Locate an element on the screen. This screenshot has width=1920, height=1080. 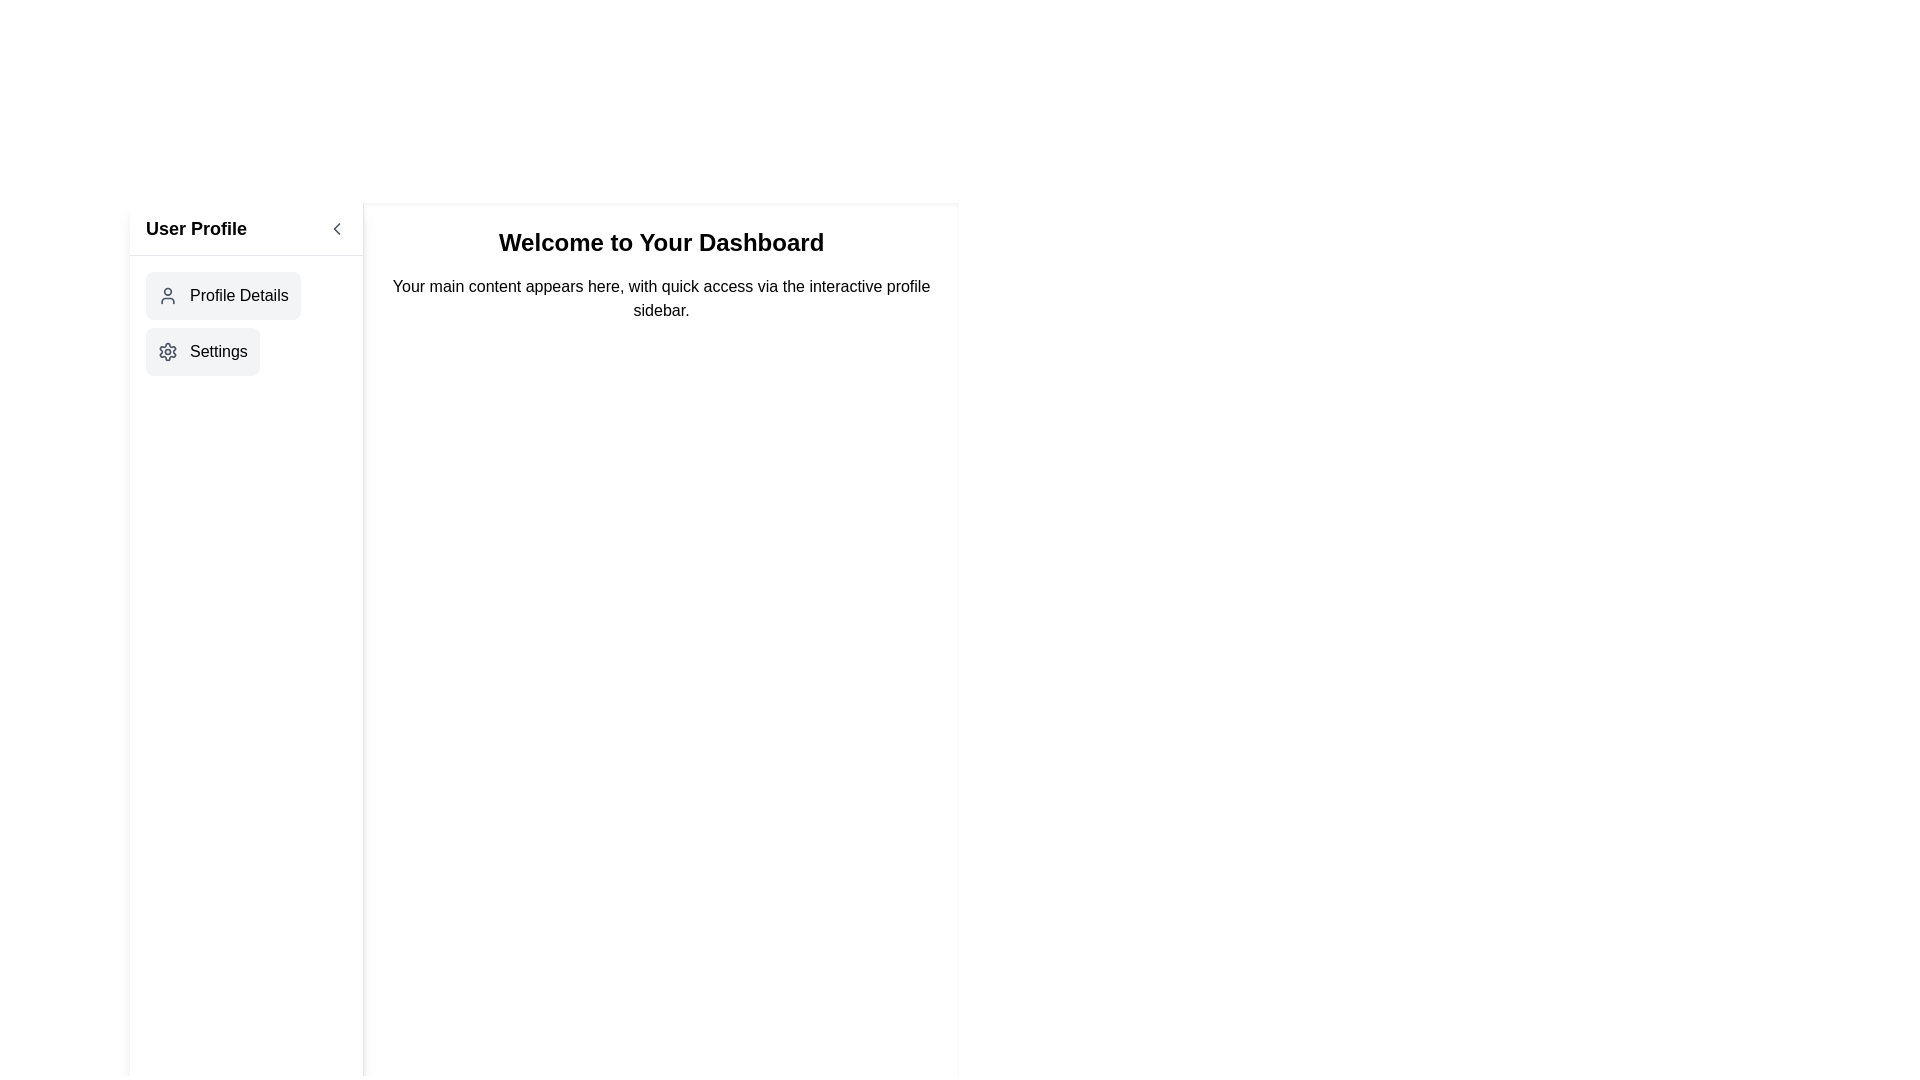
the 'Profile Details' icon located in the sidebar under the 'User Profile' heading, which is the only graphical element preceding the 'Profile Details' label is located at coordinates (168, 296).